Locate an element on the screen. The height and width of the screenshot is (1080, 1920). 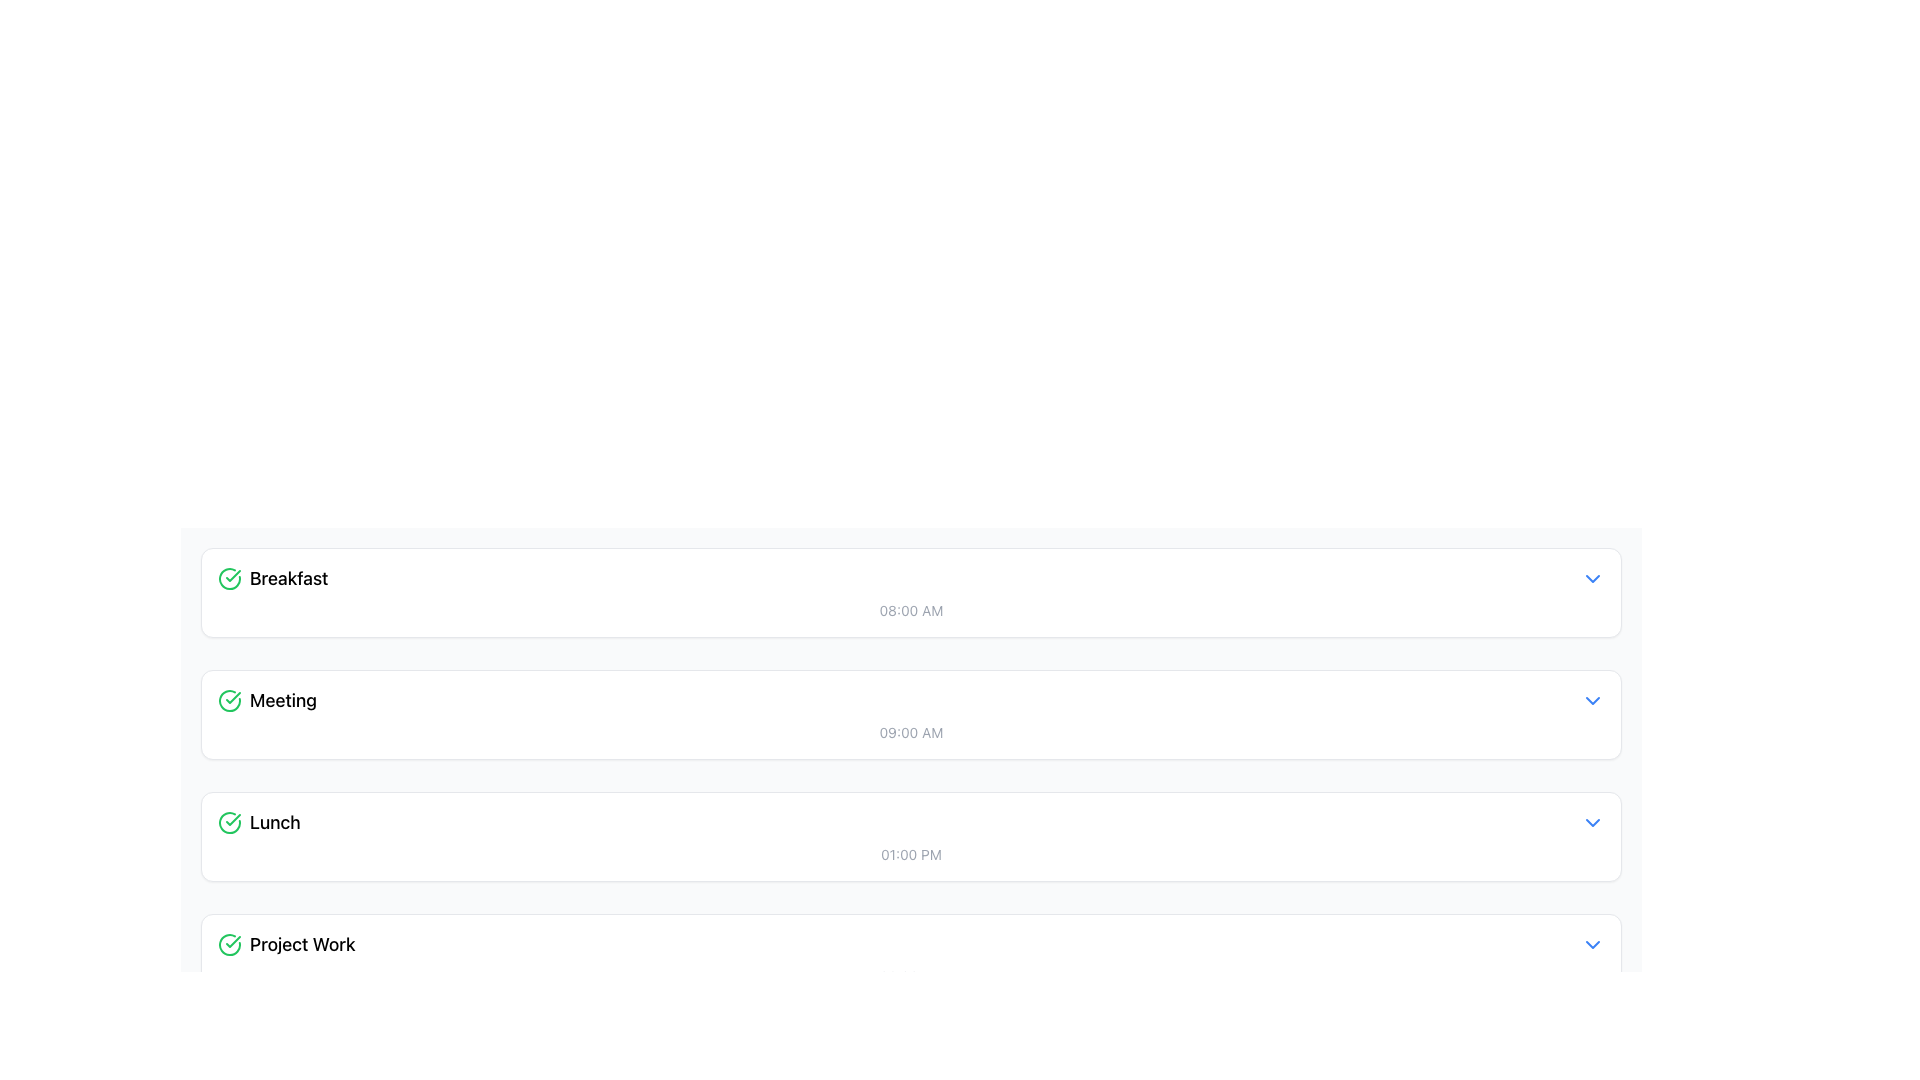
on the downward-facing blue chevron icon toggle button located at the far right of the 'Lunch' row is located at coordinates (1592, 822).